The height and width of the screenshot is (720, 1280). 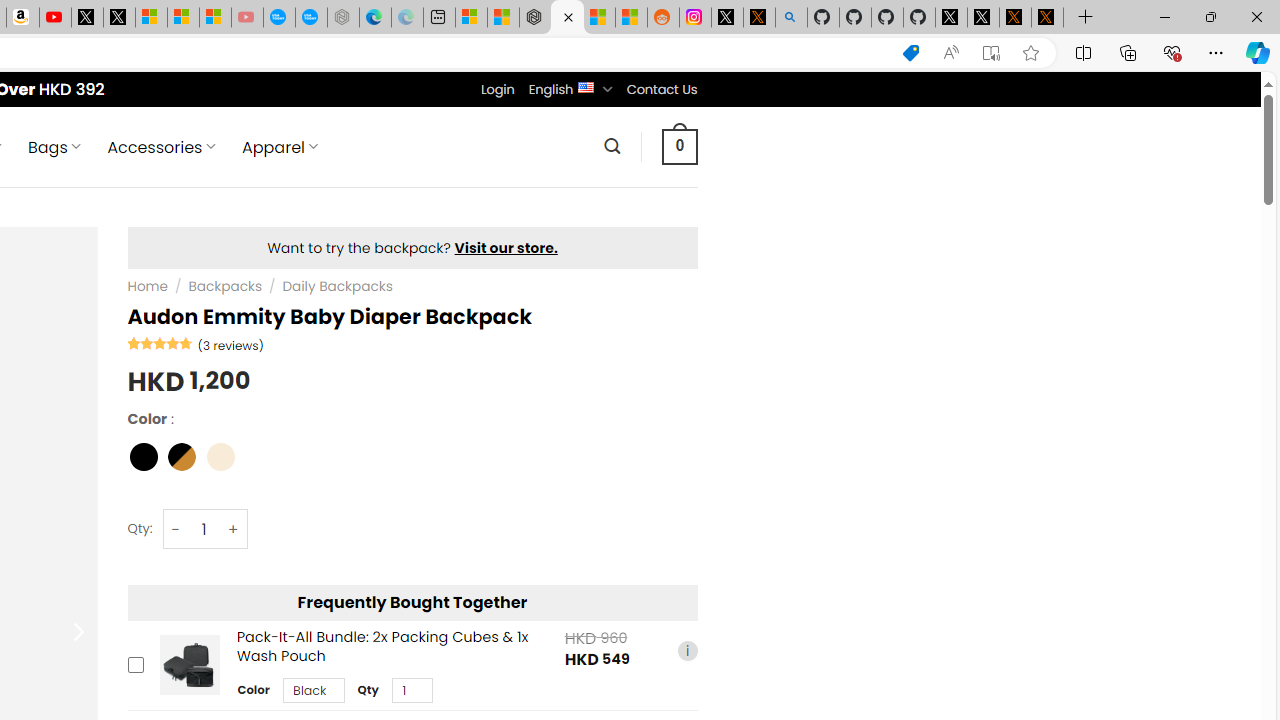 I want to click on 'Gloom - YouTube - Sleeping', so click(x=246, y=17).